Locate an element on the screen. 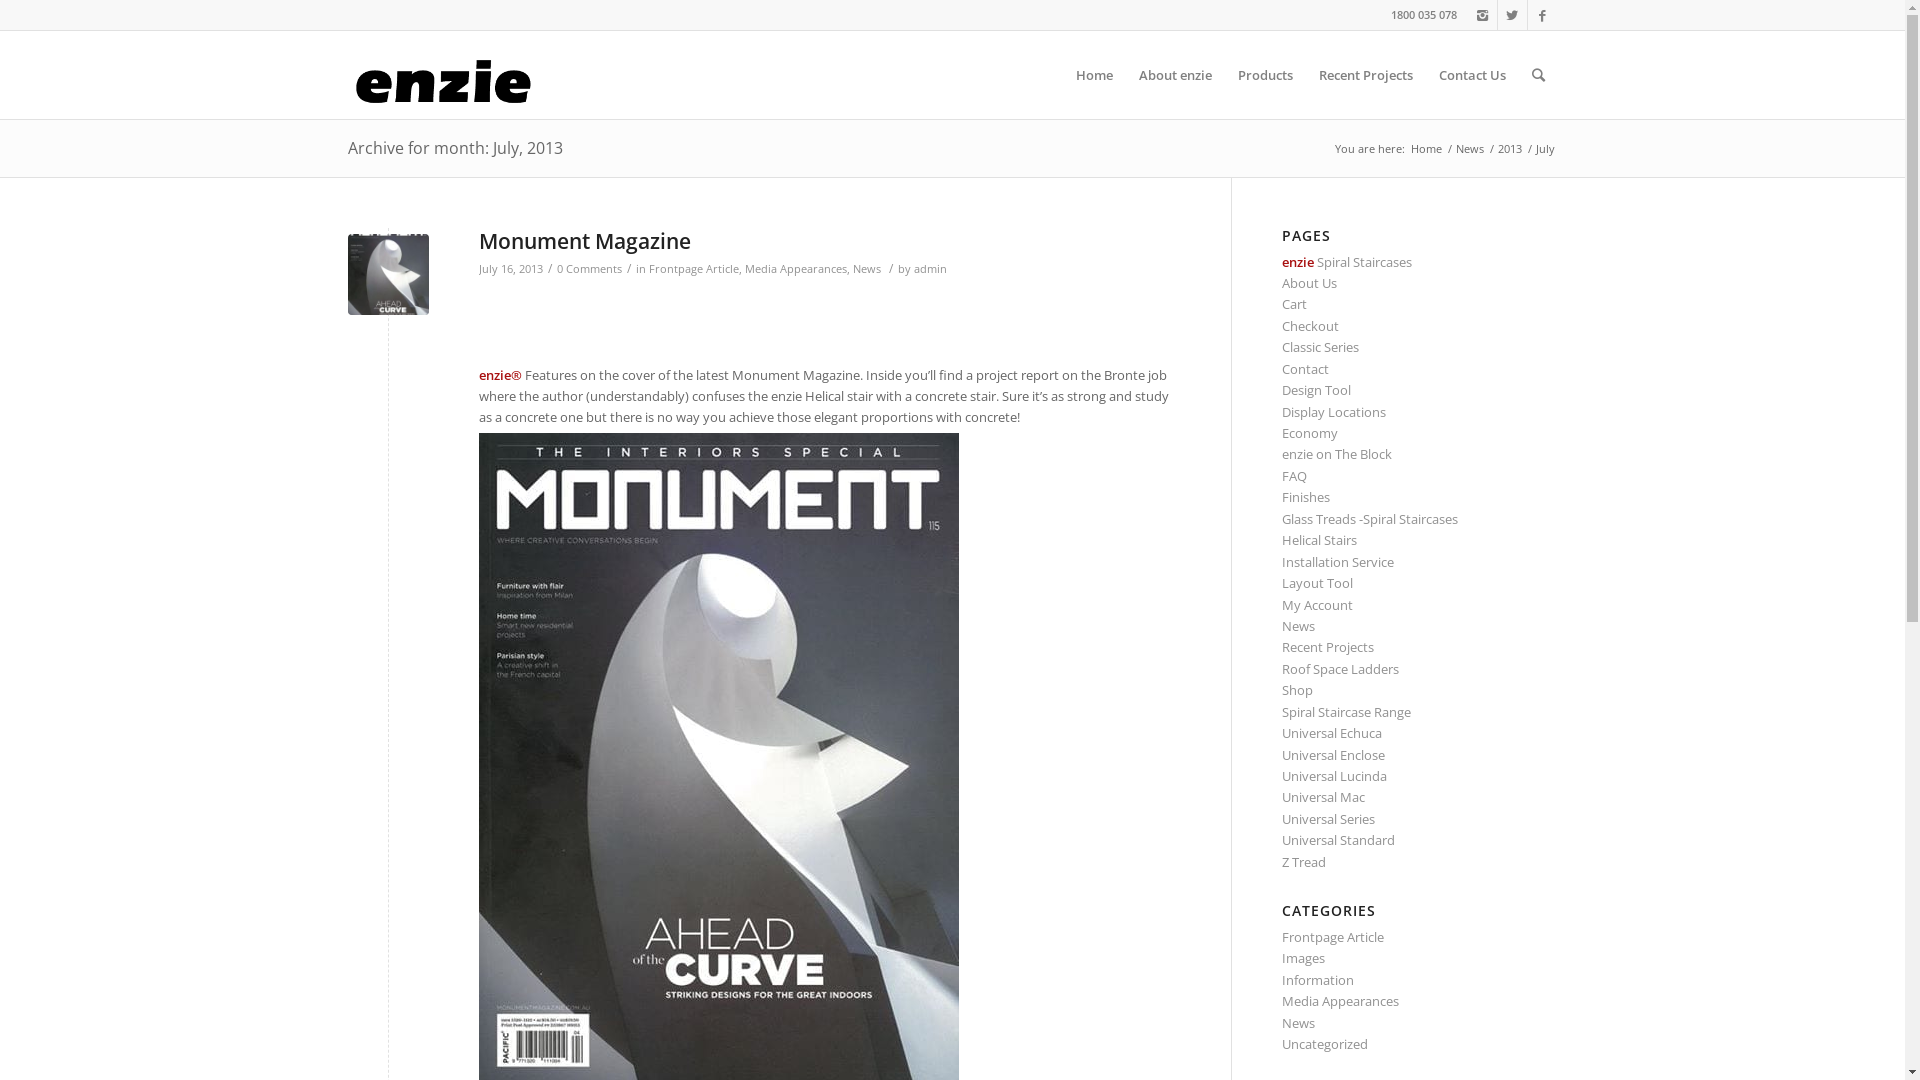 Image resolution: width=1920 pixels, height=1080 pixels. 'Contact Us' is located at coordinates (1472, 73).